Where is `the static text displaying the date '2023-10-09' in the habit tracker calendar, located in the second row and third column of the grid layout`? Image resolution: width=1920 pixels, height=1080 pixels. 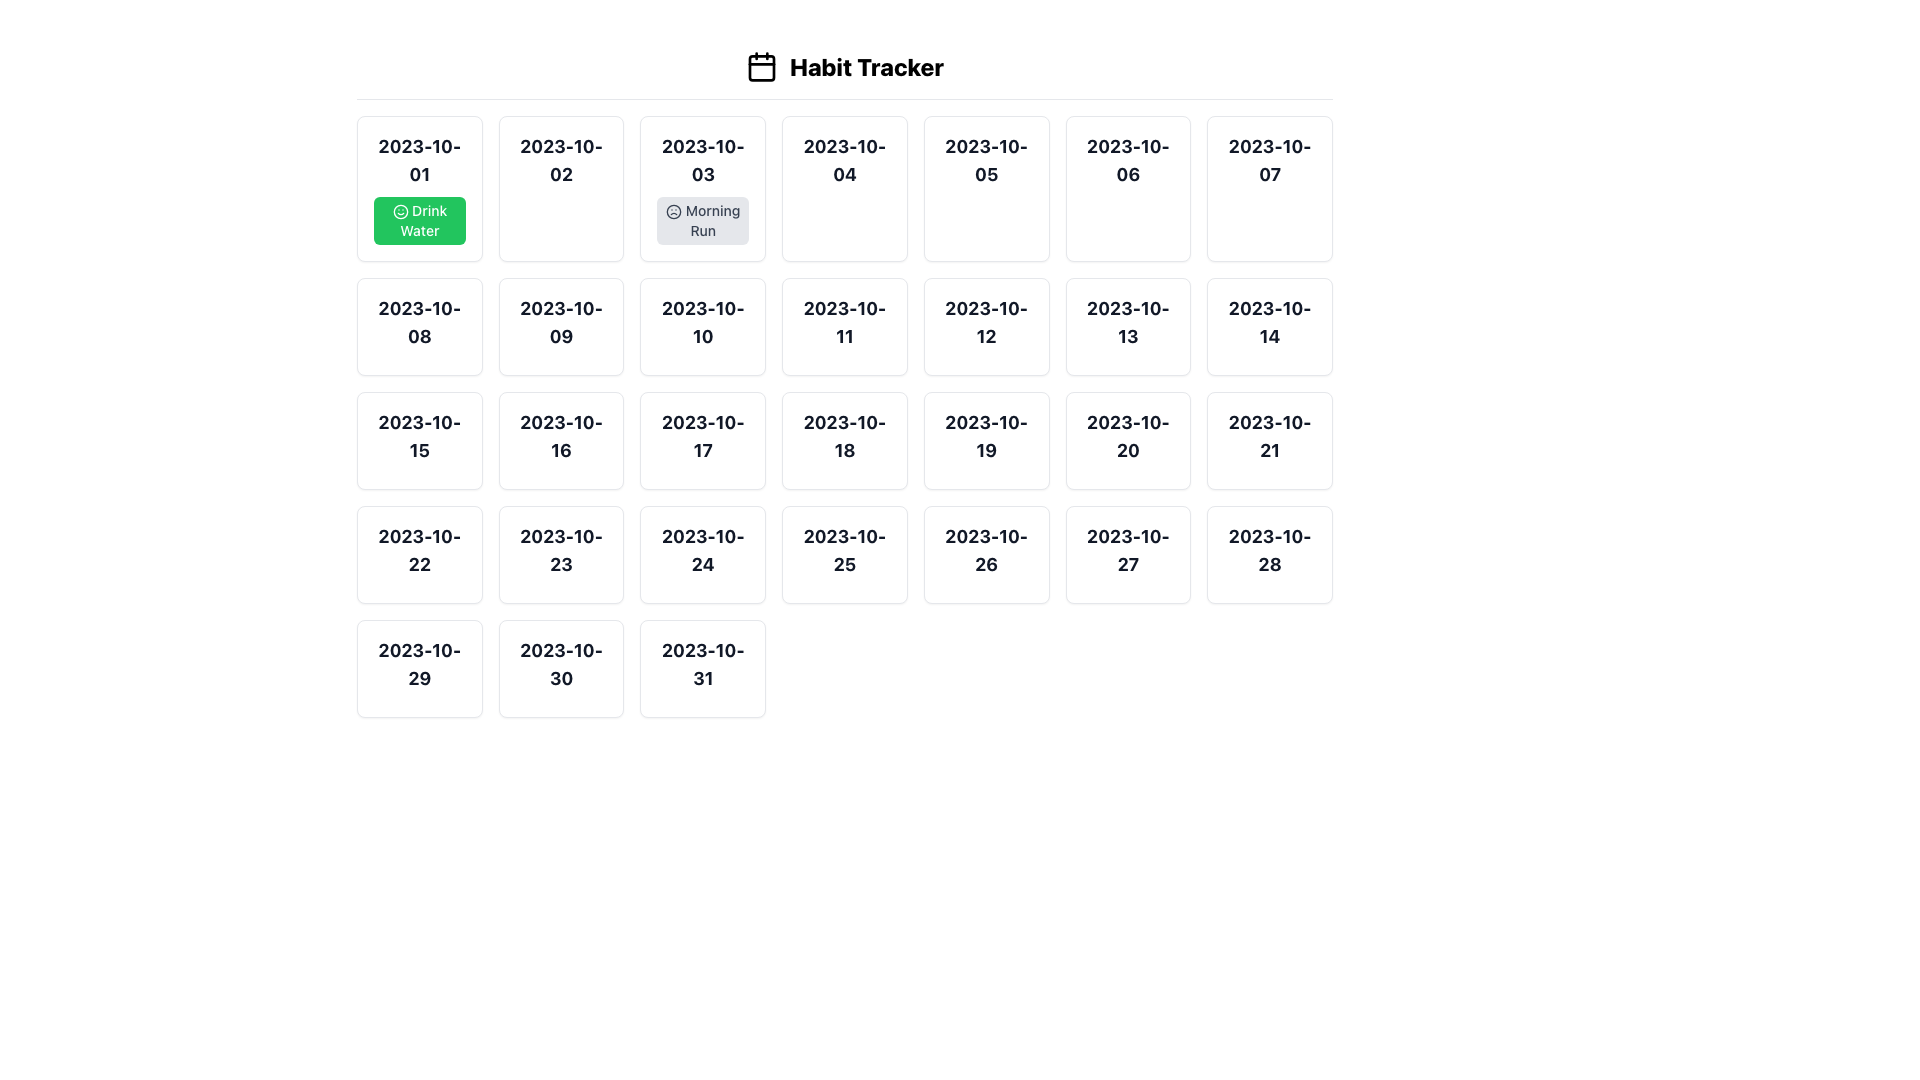 the static text displaying the date '2023-10-09' in the habit tracker calendar, located in the second row and third column of the grid layout is located at coordinates (560, 322).